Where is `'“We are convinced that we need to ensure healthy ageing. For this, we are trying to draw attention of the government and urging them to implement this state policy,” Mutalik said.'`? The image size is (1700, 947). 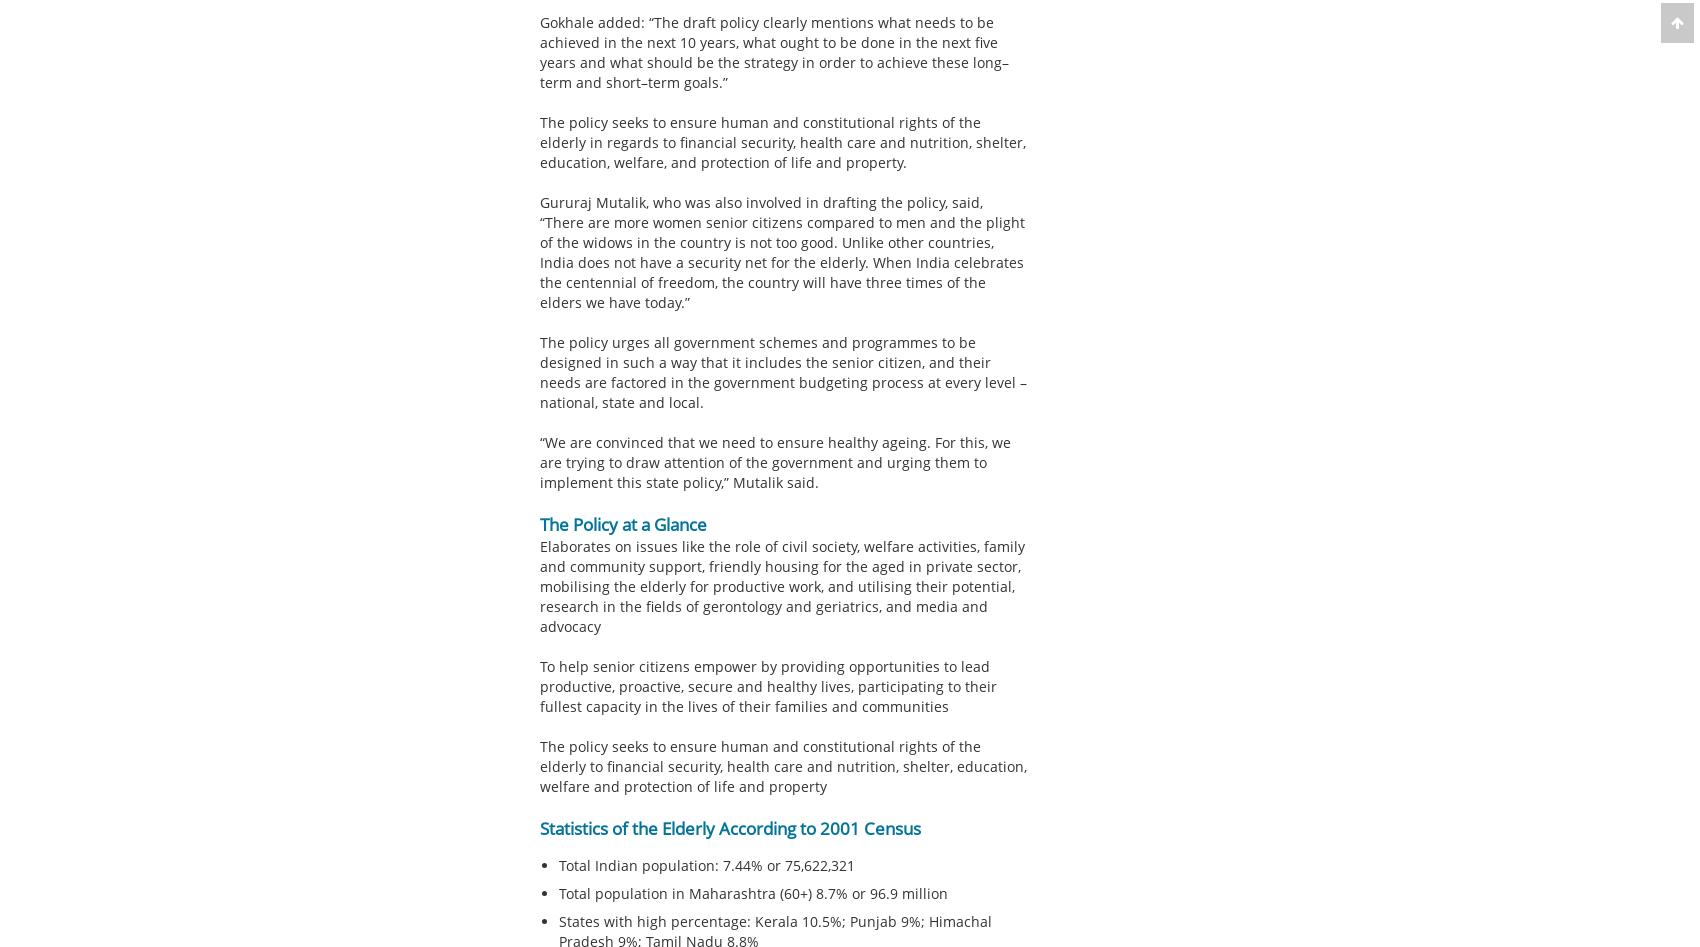 '“We are convinced that we need to ensure healthy ageing. For this, we are trying to draw attention of the government and urging them to implement this state policy,” Mutalik said.' is located at coordinates (538, 462).